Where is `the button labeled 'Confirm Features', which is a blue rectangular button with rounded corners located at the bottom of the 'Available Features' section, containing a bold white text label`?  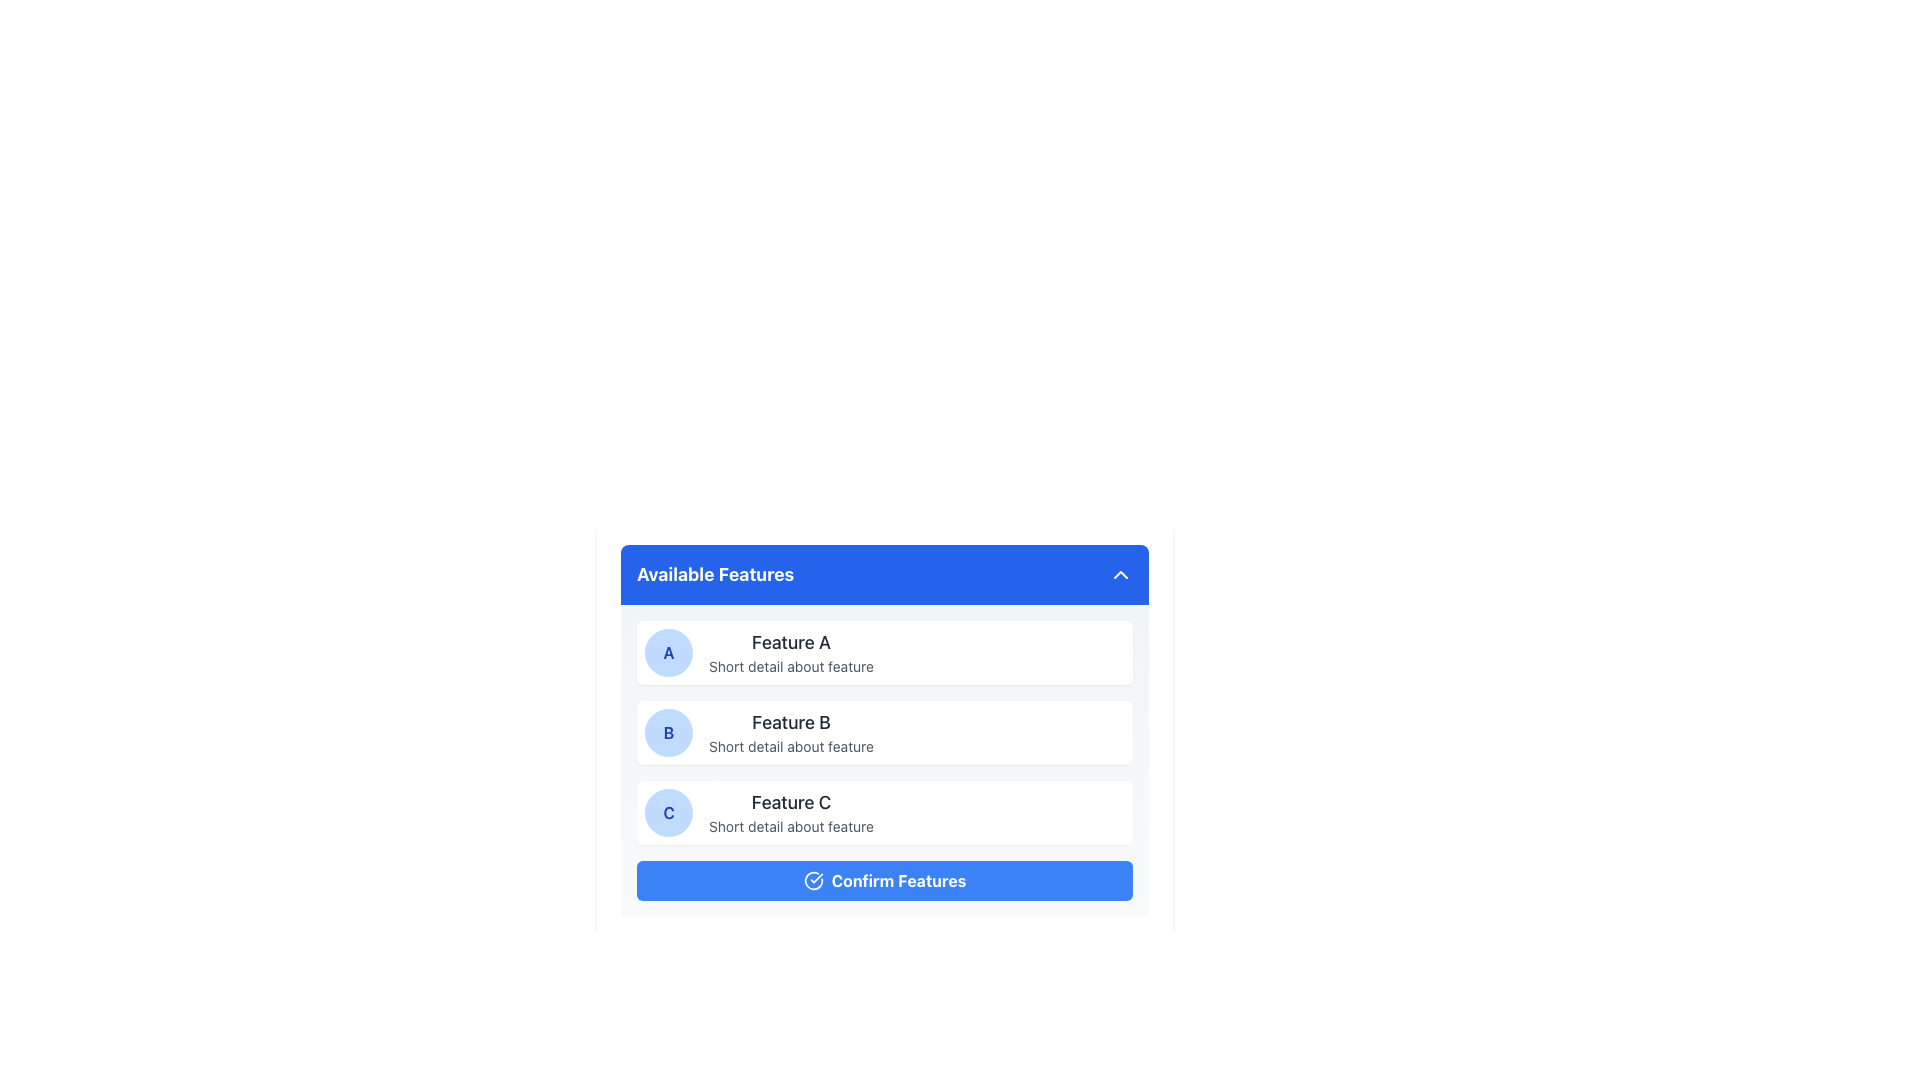 the button labeled 'Confirm Features', which is a blue rectangular button with rounded corners located at the bottom of the 'Available Features' section, containing a bold white text label is located at coordinates (897, 879).